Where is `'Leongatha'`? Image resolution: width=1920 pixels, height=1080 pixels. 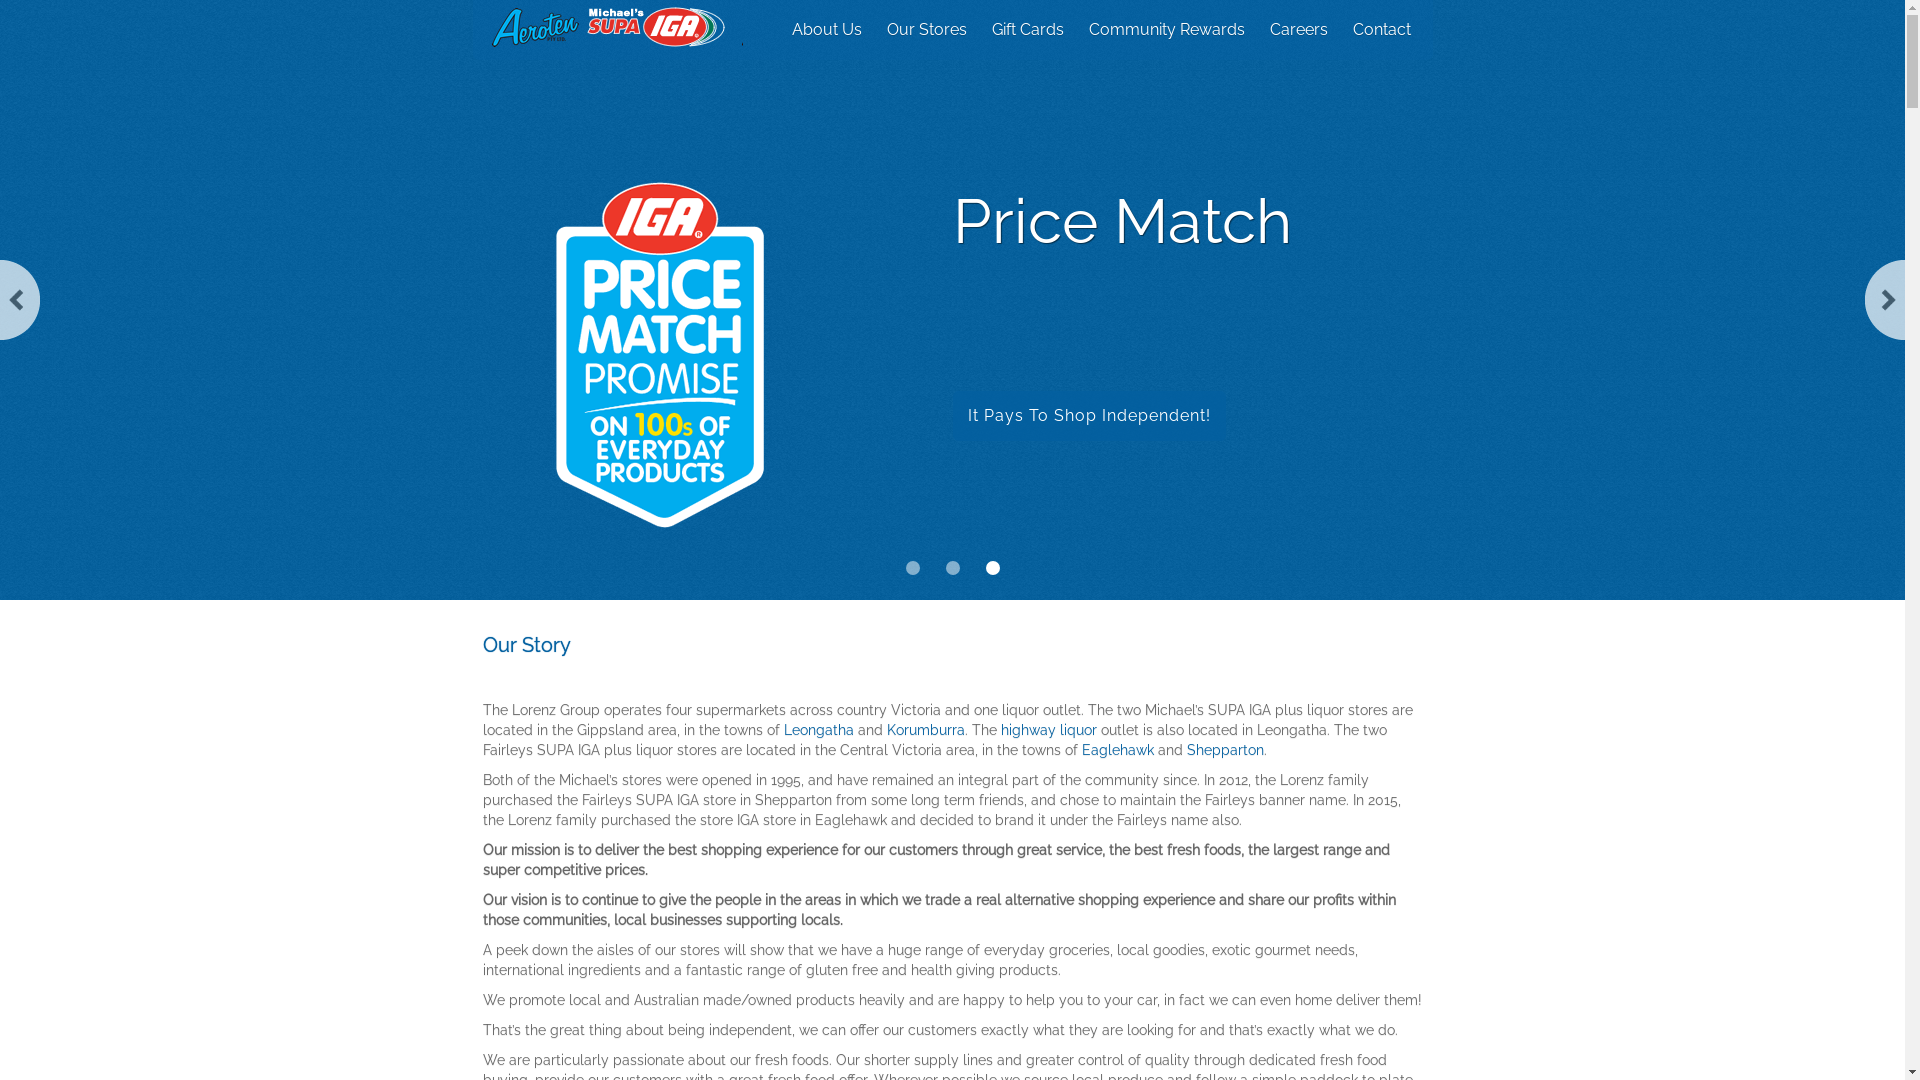 'Leongatha' is located at coordinates (782, 729).